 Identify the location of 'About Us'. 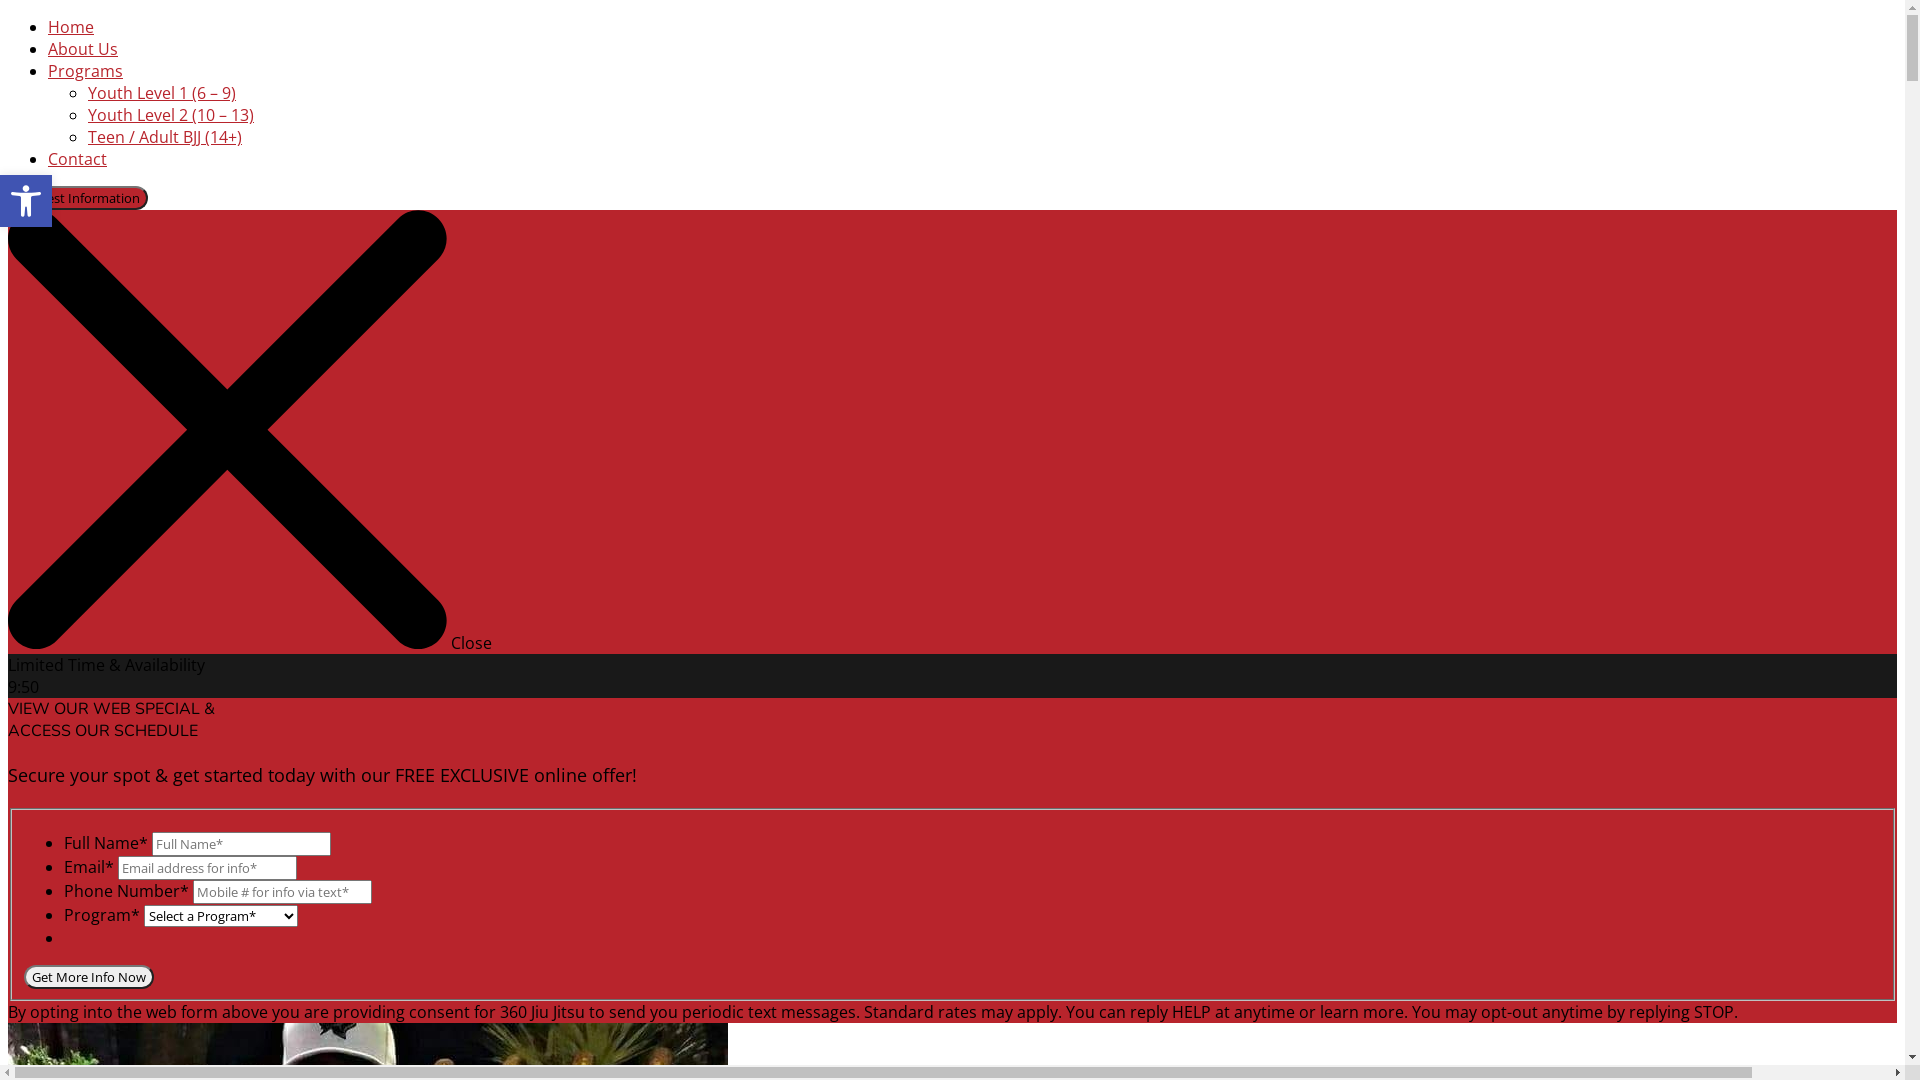
(81, 48).